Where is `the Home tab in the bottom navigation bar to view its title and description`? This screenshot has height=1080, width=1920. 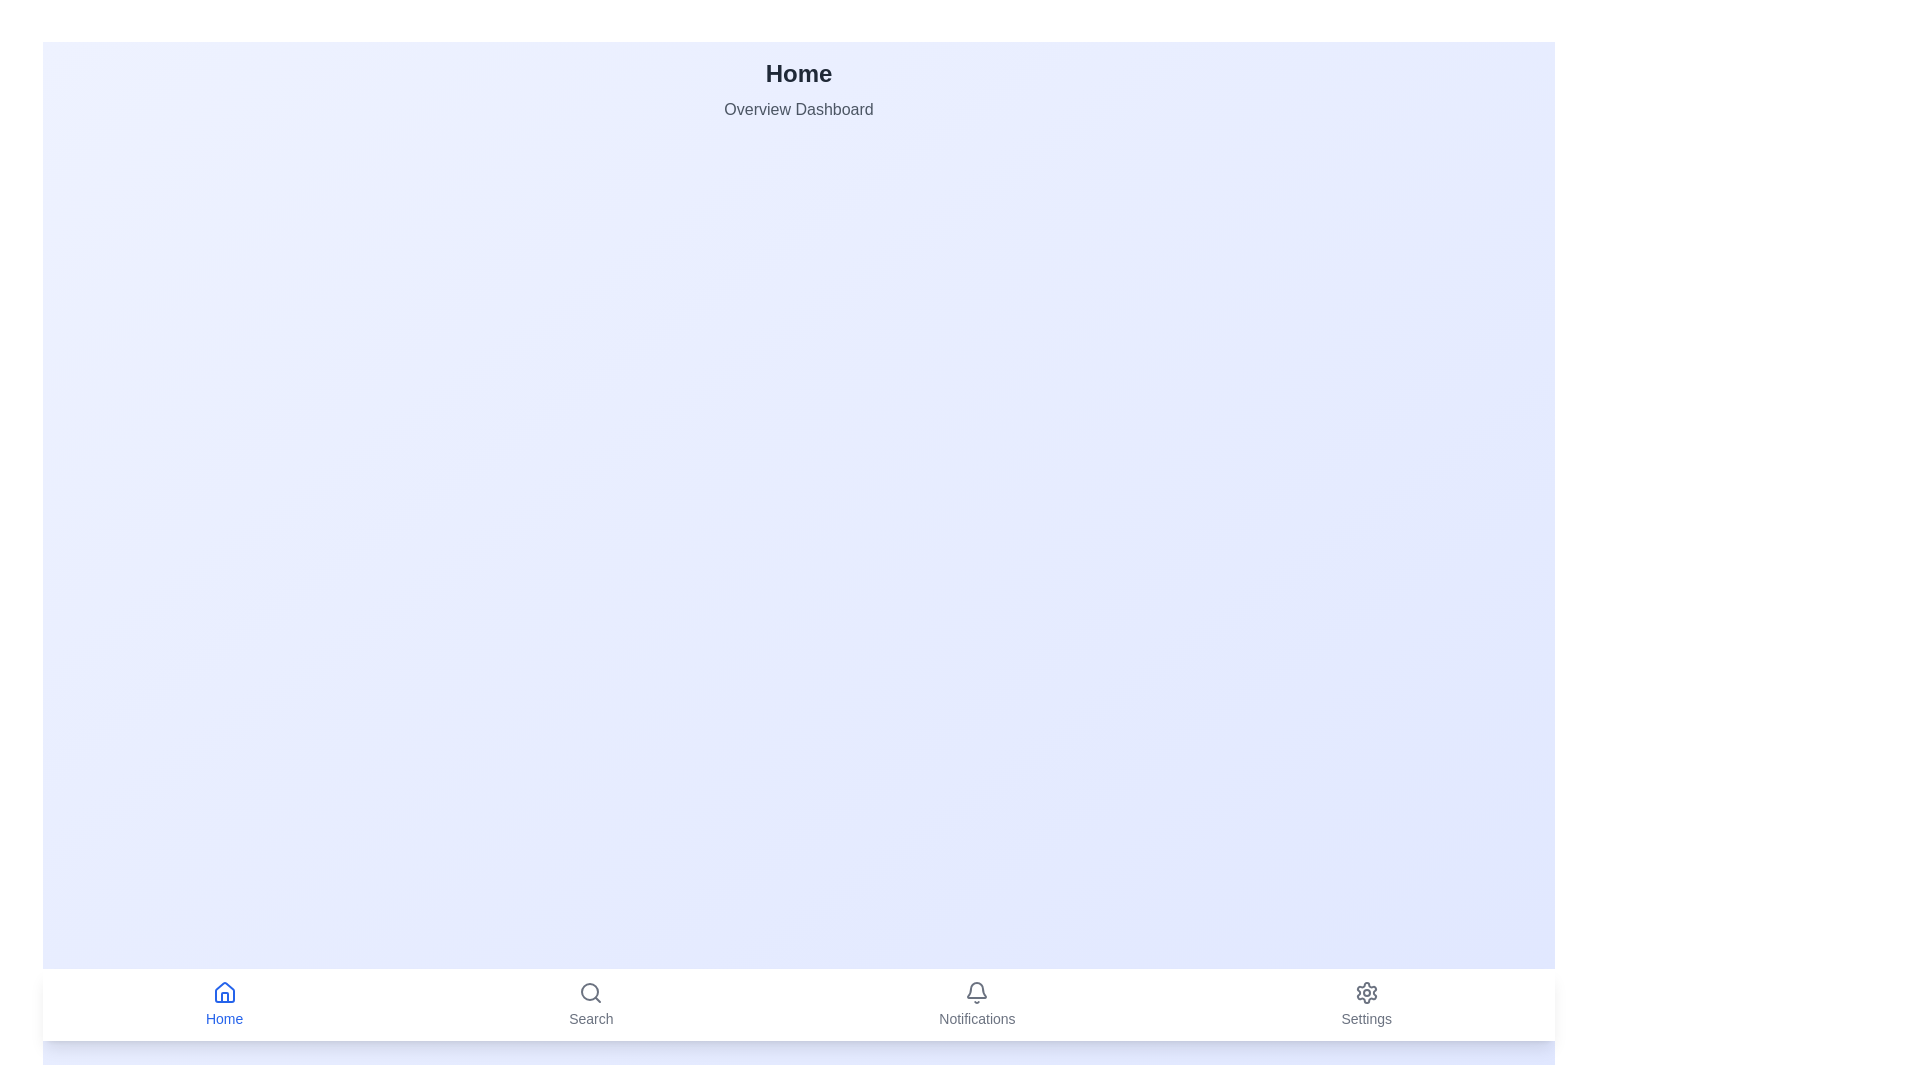
the Home tab in the bottom navigation bar to view its title and description is located at coordinates (224, 1005).